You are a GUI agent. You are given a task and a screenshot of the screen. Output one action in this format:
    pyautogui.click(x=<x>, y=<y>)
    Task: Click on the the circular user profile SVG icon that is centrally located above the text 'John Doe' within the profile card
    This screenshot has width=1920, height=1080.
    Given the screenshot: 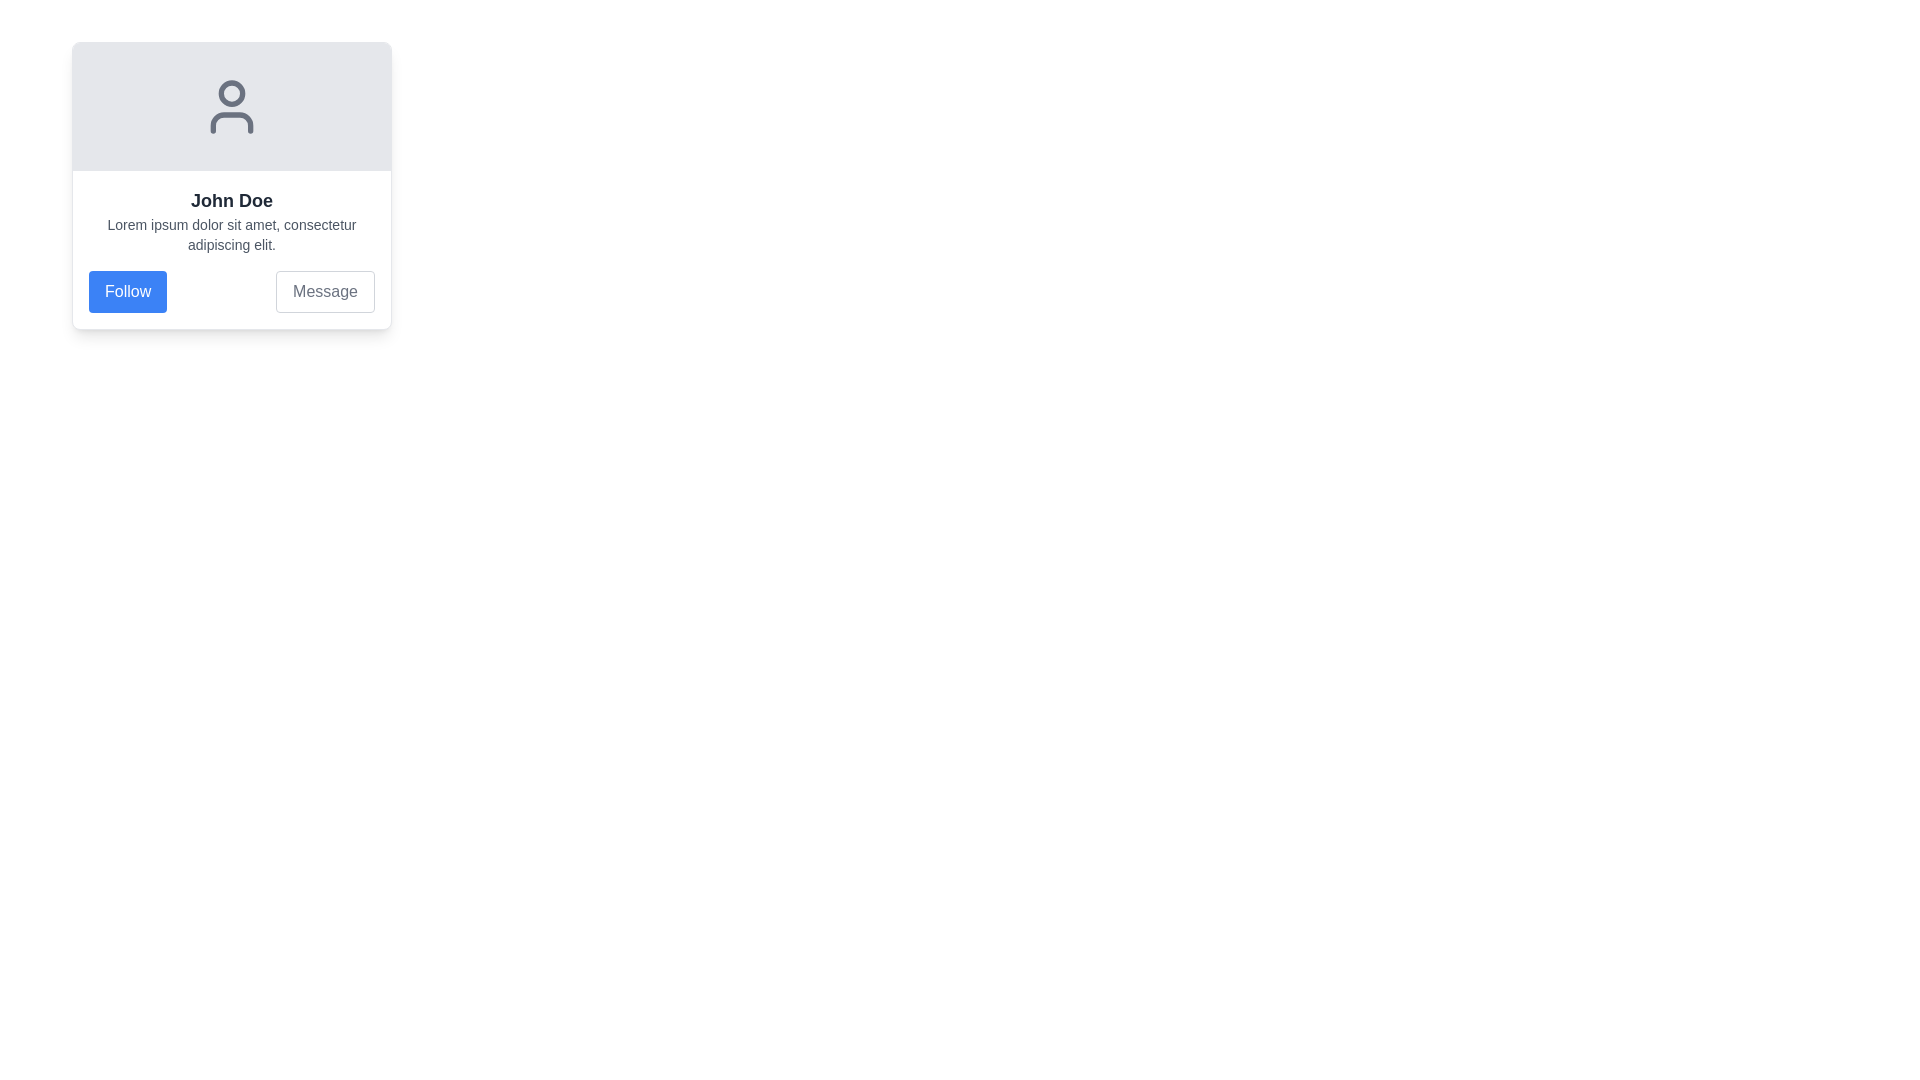 What is the action you would take?
    pyautogui.click(x=231, y=107)
    